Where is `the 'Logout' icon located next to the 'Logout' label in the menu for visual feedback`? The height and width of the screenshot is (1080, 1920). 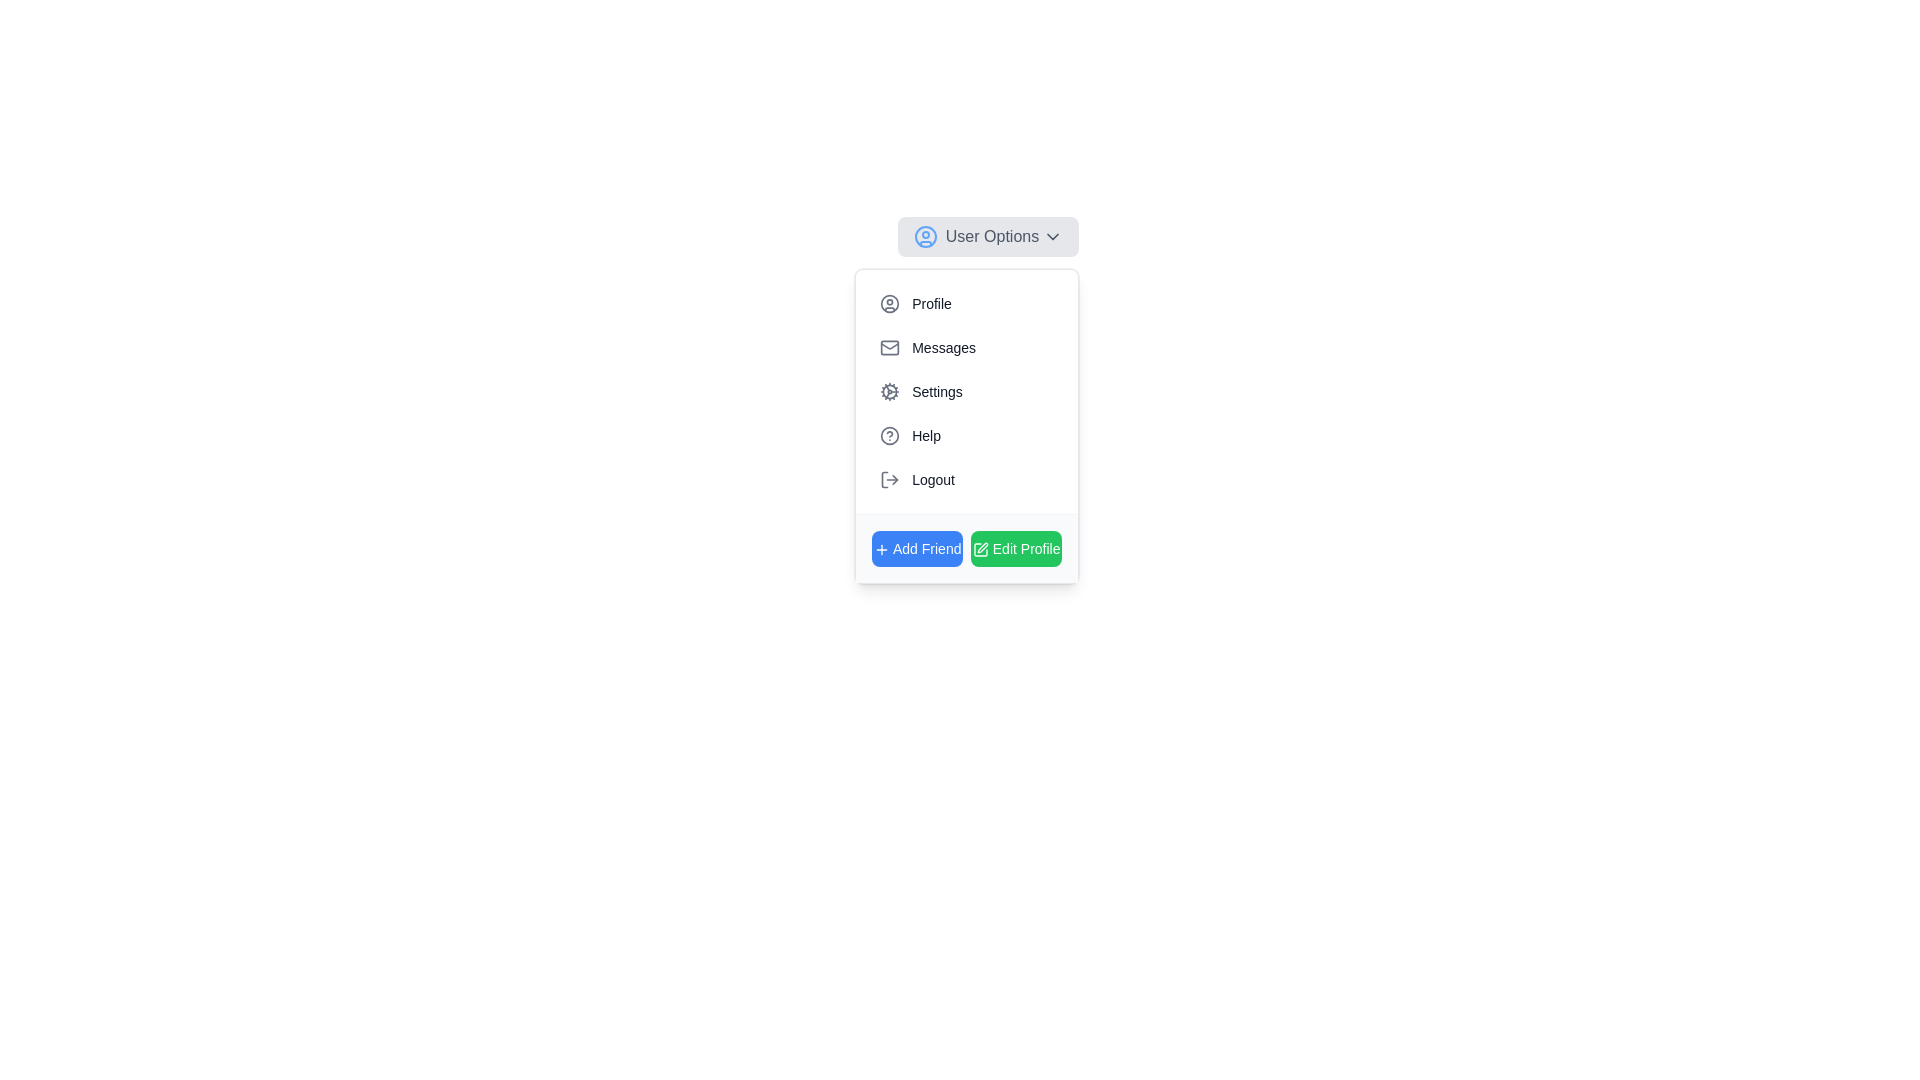 the 'Logout' icon located next to the 'Logout' label in the menu for visual feedback is located at coordinates (889, 479).